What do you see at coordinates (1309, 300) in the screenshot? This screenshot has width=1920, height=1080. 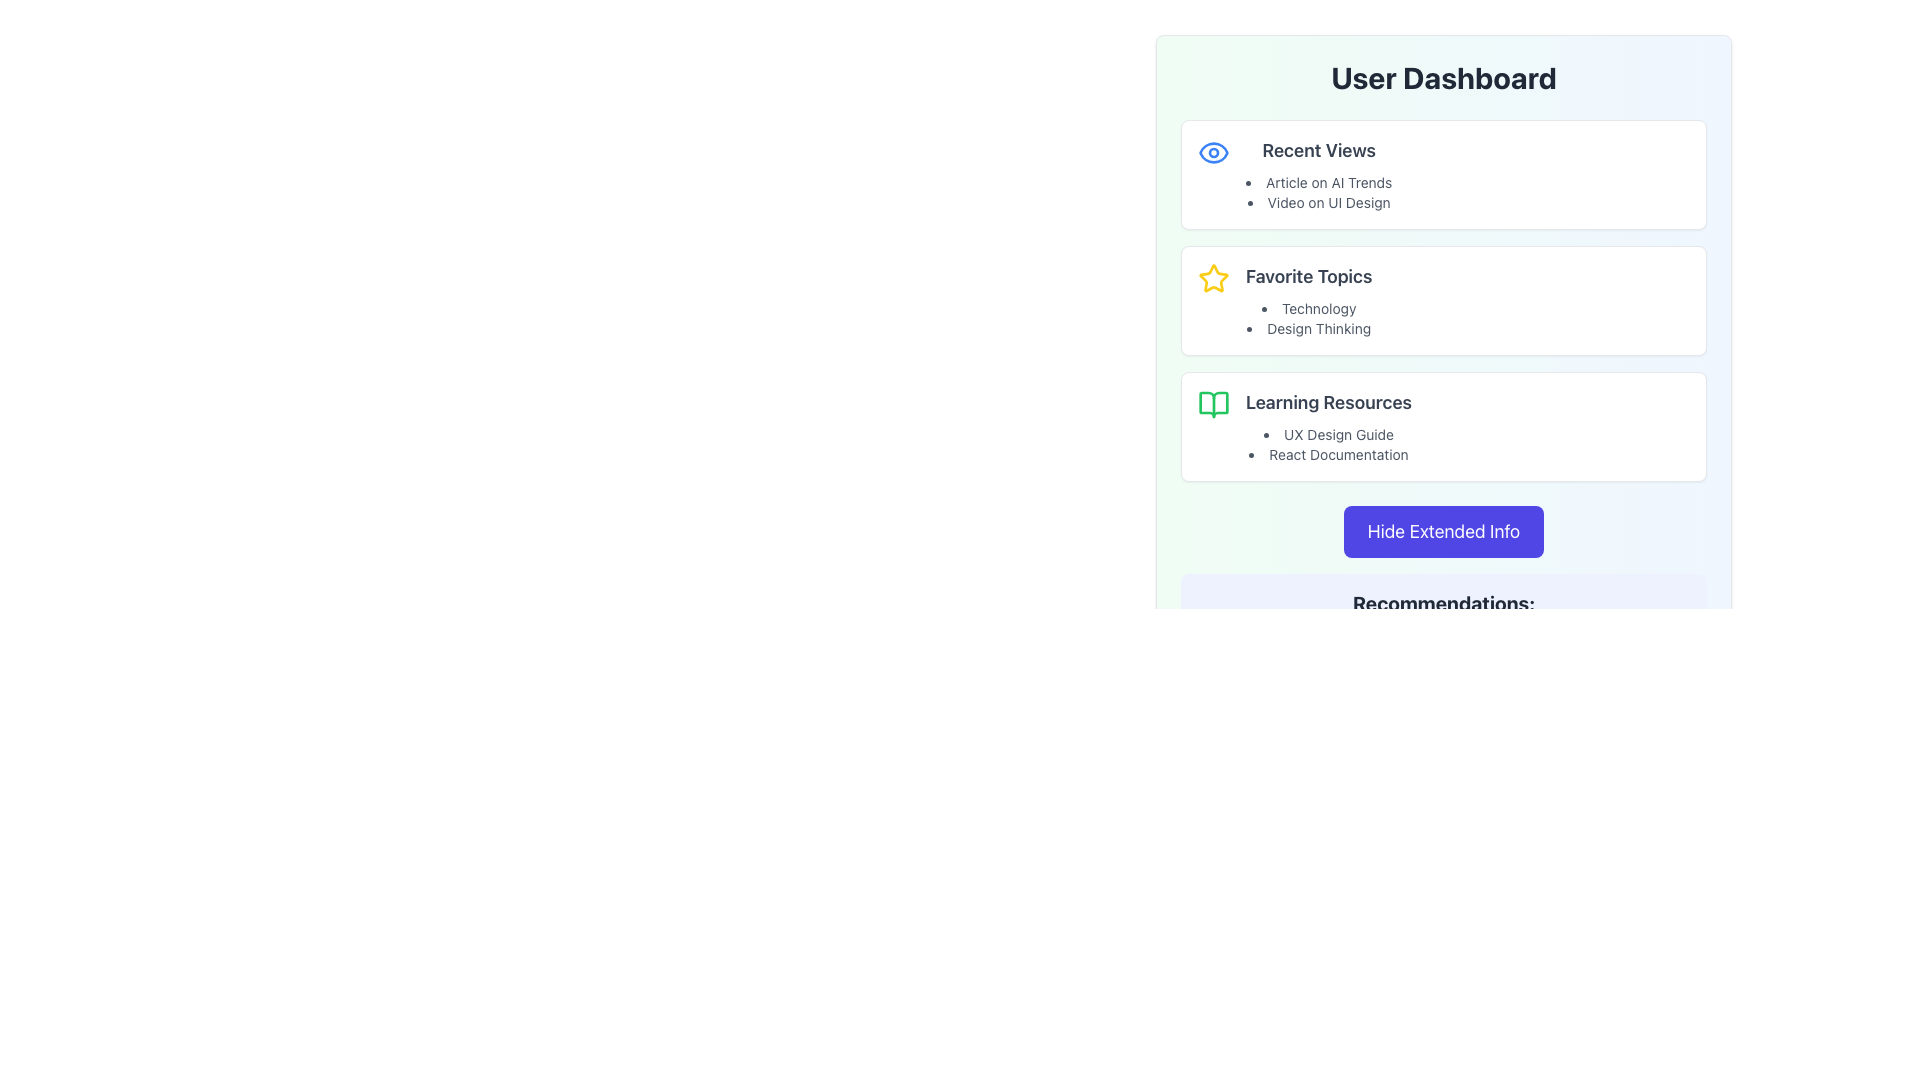 I see `the informational text block displaying the user's favorite topics, which is the second card in the user dashboard UI, located below 'Recent Views' and above 'Learning Resources'` at bounding box center [1309, 300].